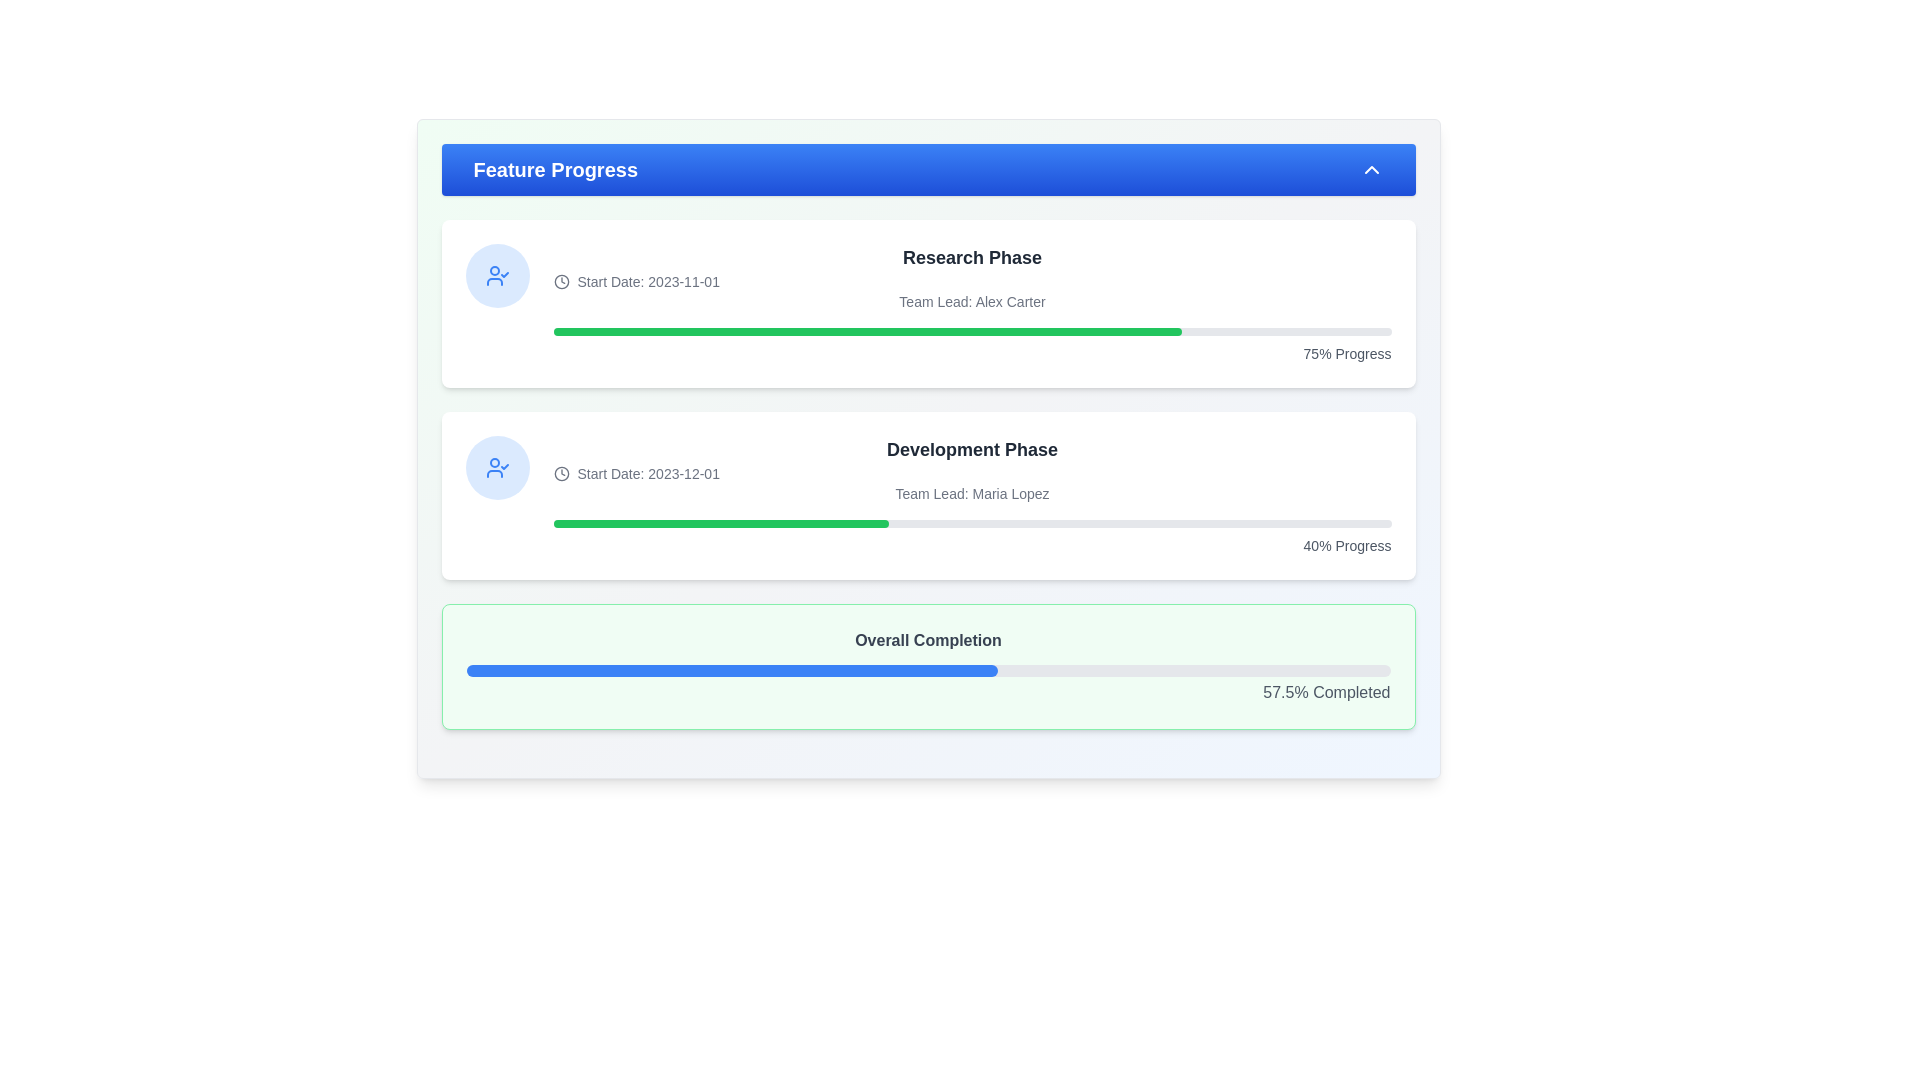 This screenshot has width=1920, height=1080. I want to click on information displayed in the 'Development Phase' card, which includes the start date '2023-12-01', team lead 'Maria Lopez', and '40% Progress' shown on a green progress bar, so click(972, 495).